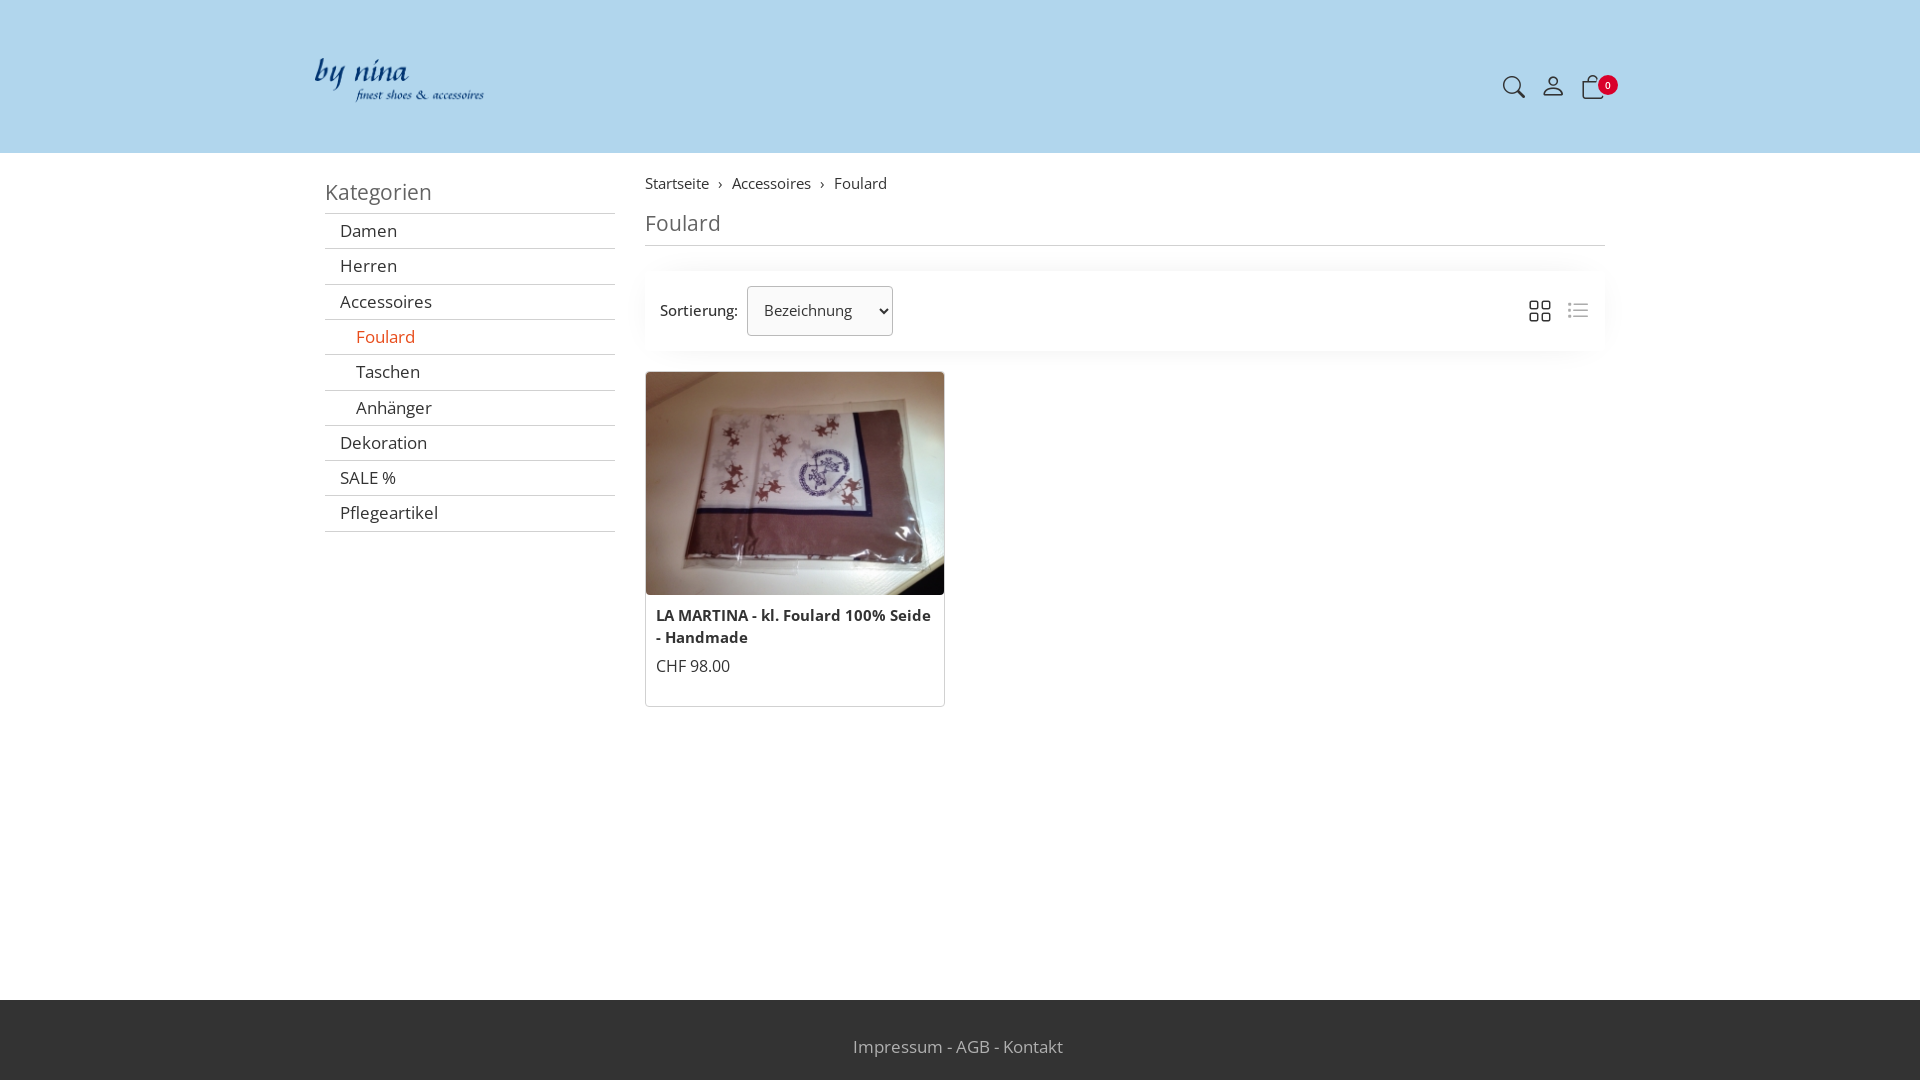 The image size is (1920, 1080). Describe the element at coordinates (469, 230) in the screenshot. I see `'Damen'` at that location.